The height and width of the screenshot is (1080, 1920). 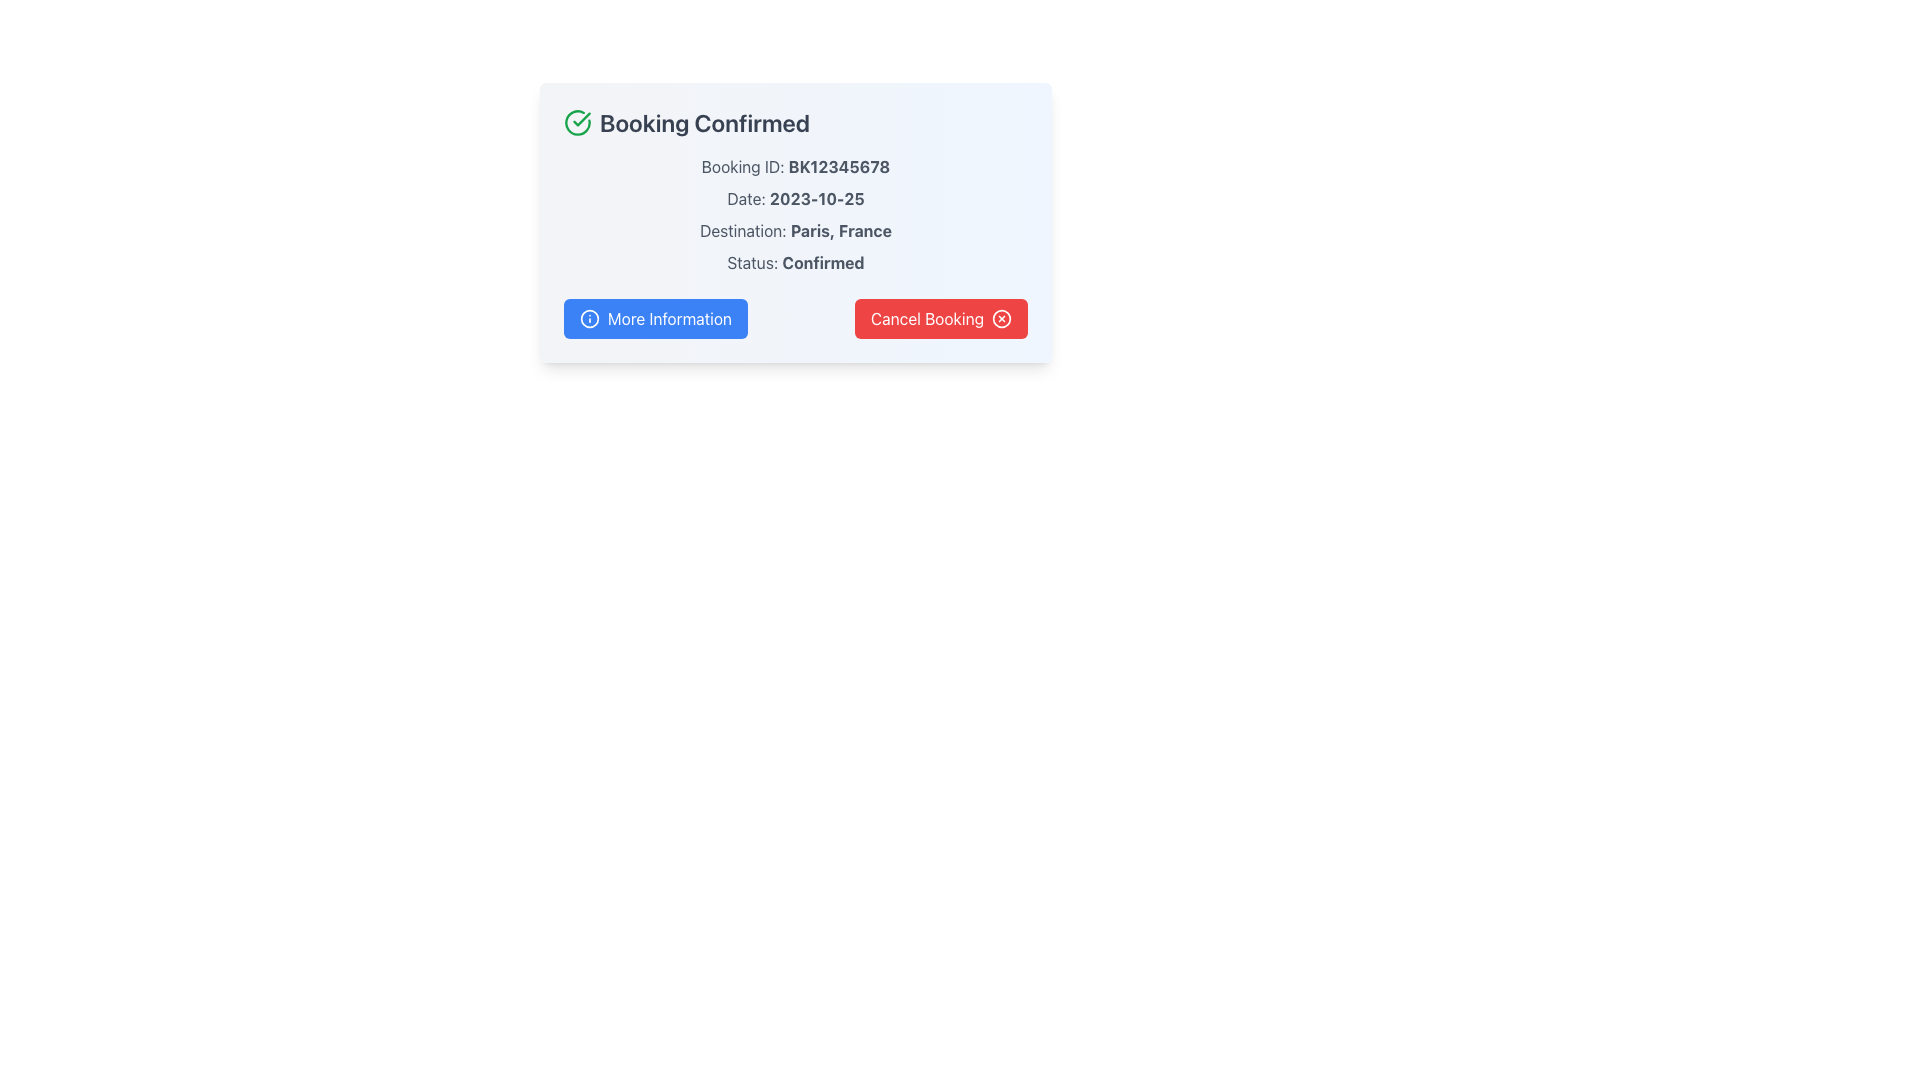 What do you see at coordinates (795, 123) in the screenshot?
I see `the Header Text with Icon that confirms the booking status, located at the top left of the card` at bounding box center [795, 123].